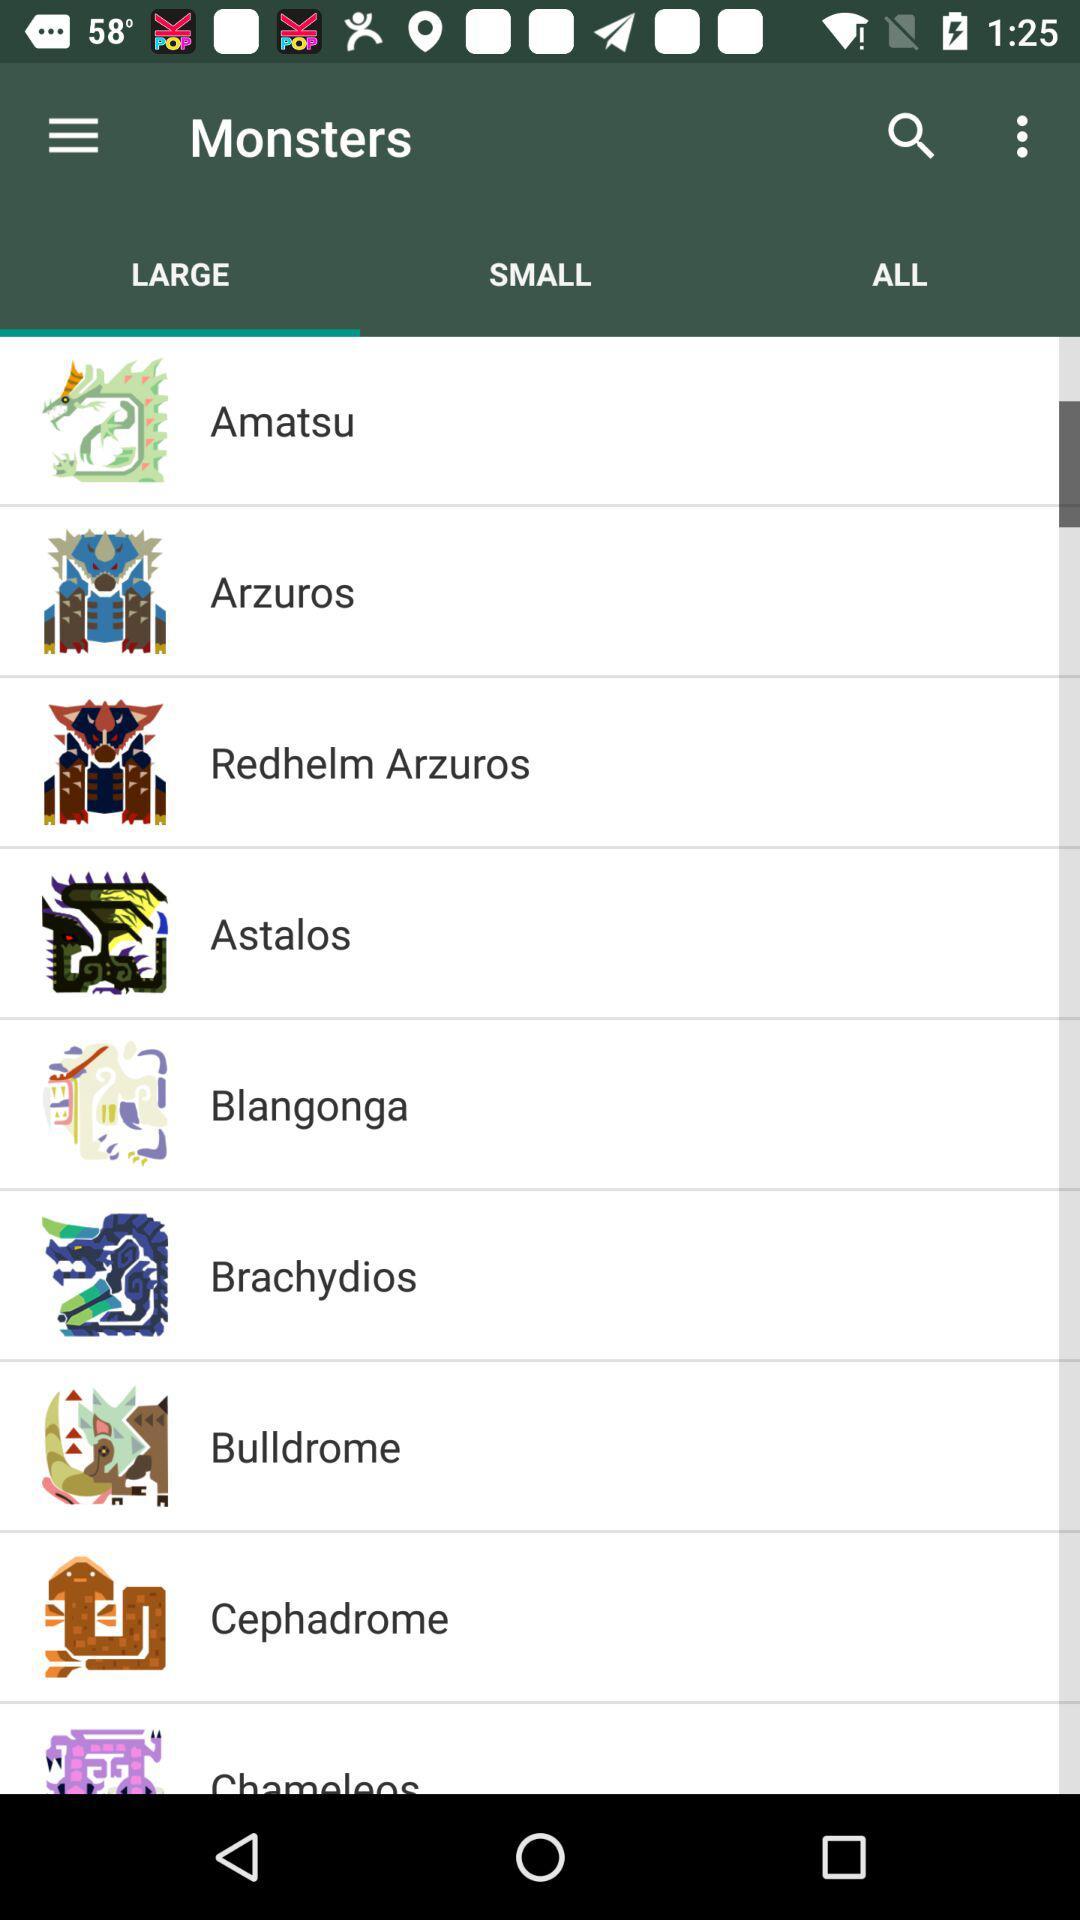  Describe the element at coordinates (911, 135) in the screenshot. I see `app above the all item` at that location.